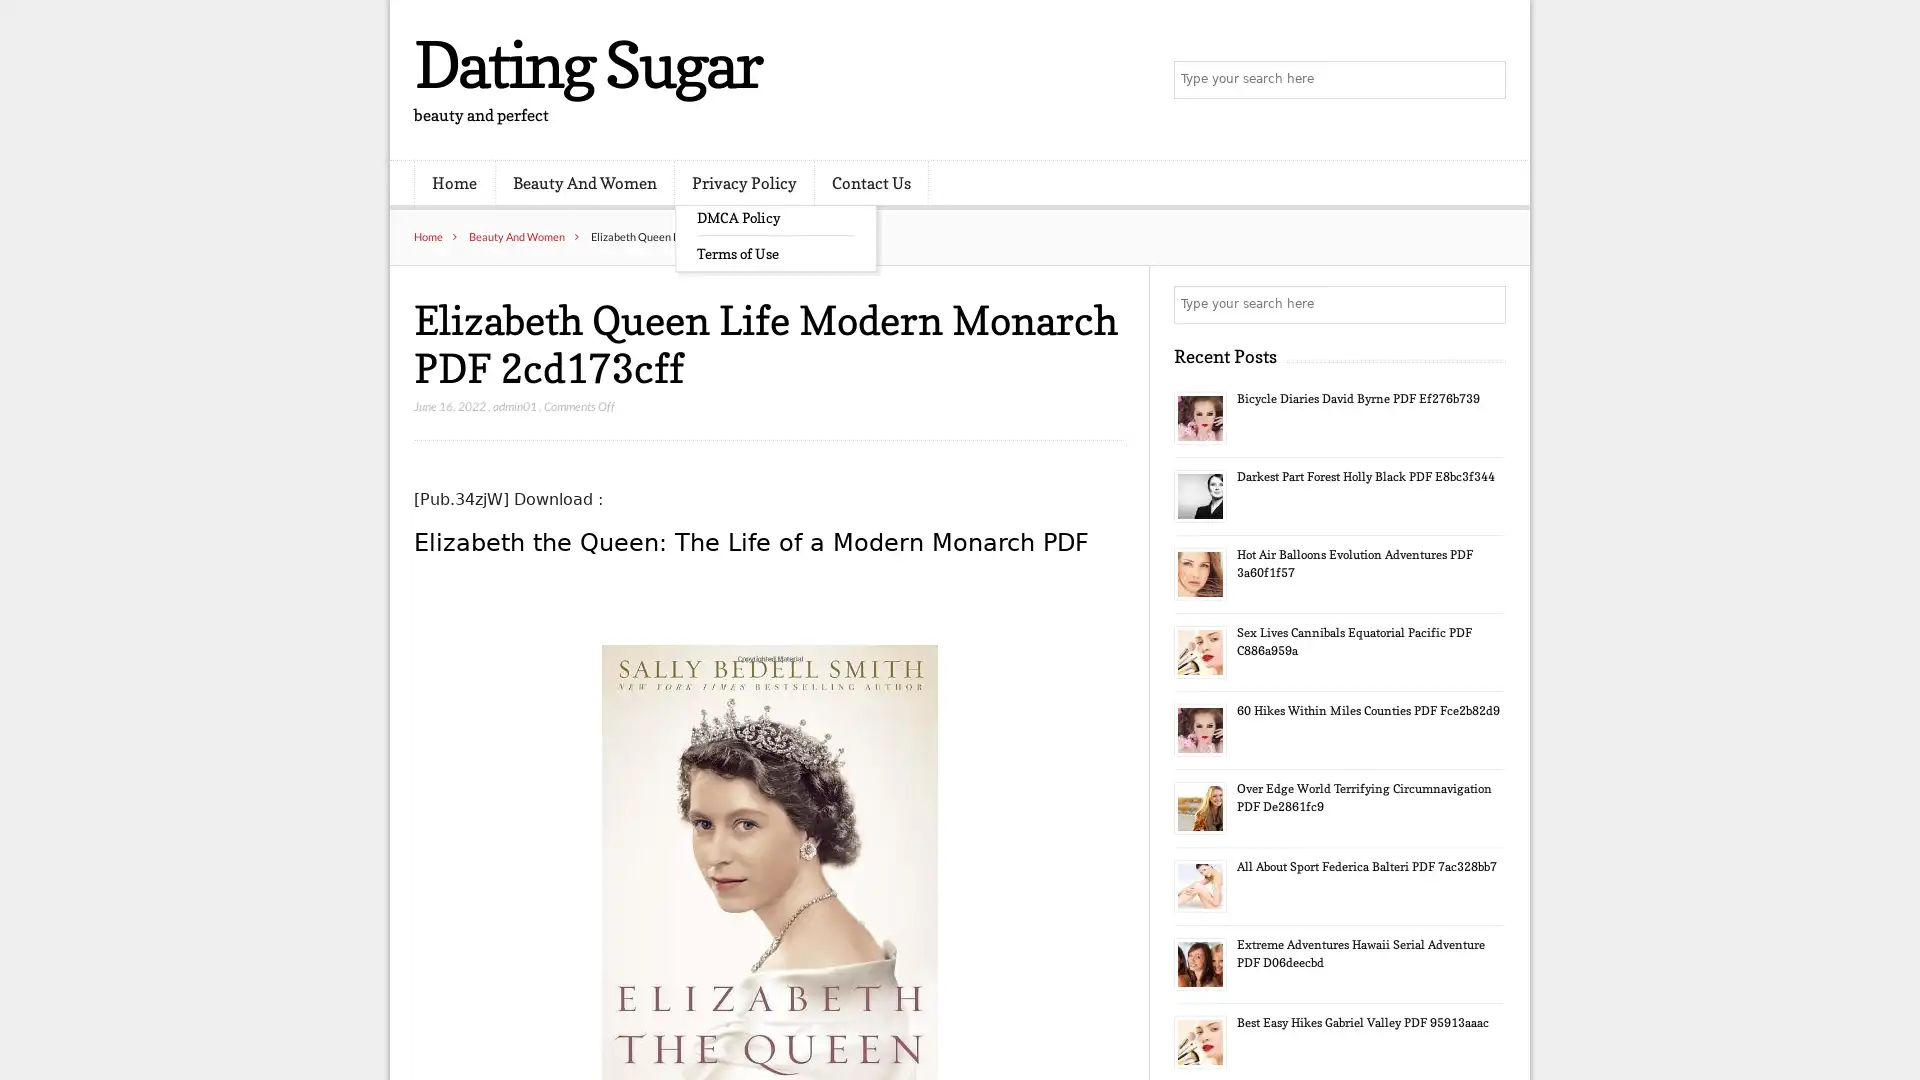  What do you see at coordinates (1485, 304) in the screenshot?
I see `Search` at bounding box center [1485, 304].